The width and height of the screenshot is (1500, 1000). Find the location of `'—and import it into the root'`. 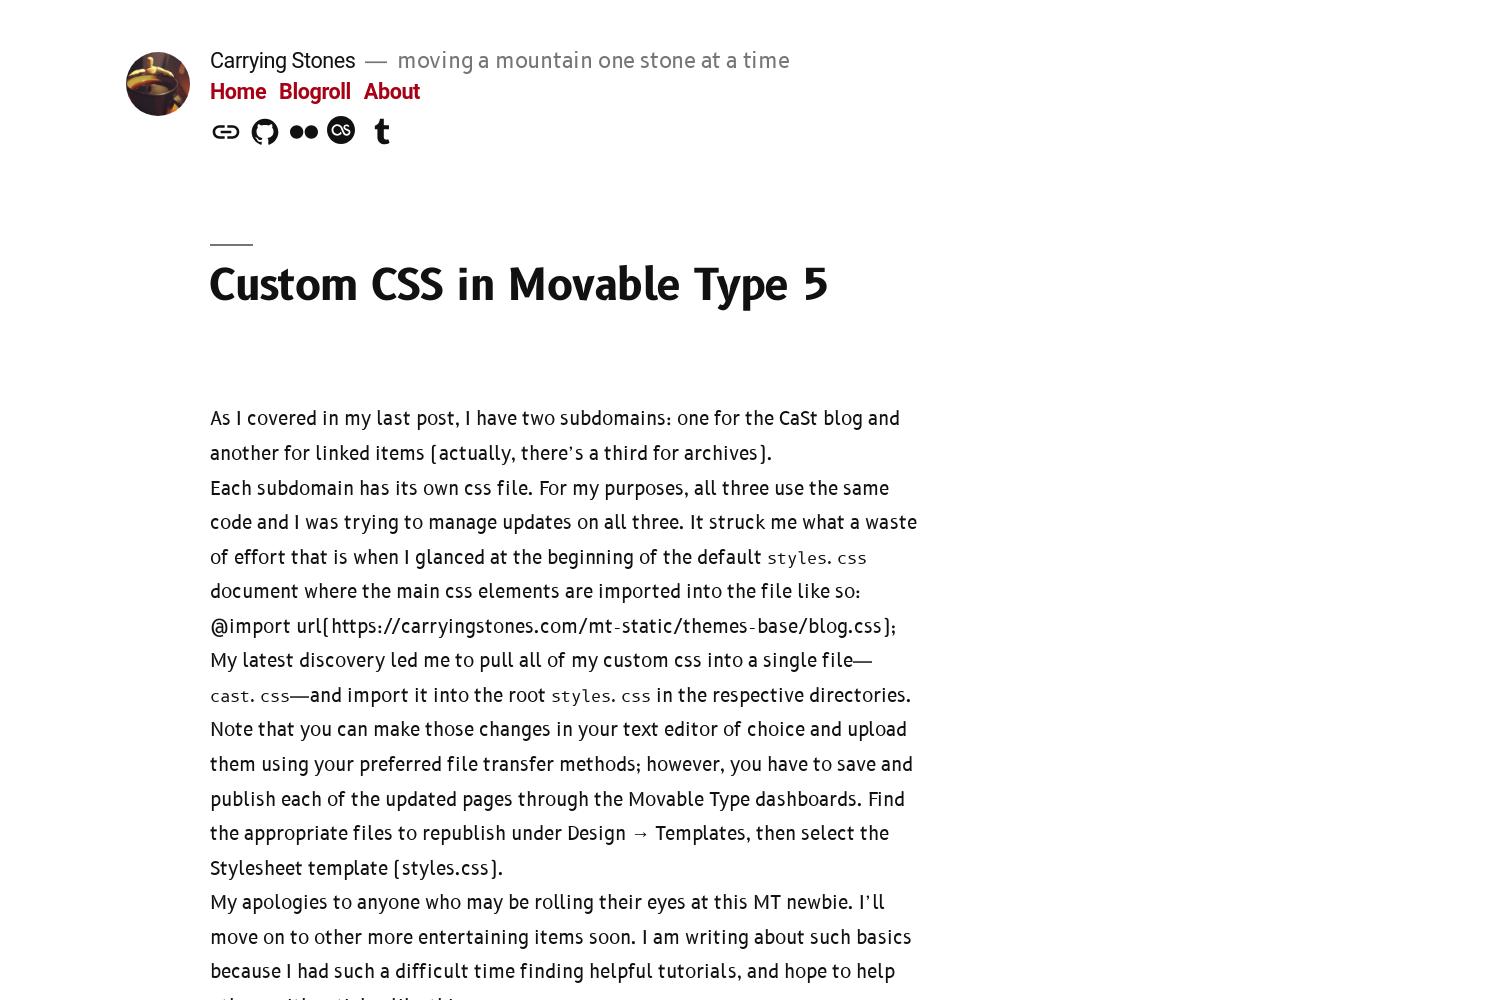

'—and import it into the root' is located at coordinates (420, 694).